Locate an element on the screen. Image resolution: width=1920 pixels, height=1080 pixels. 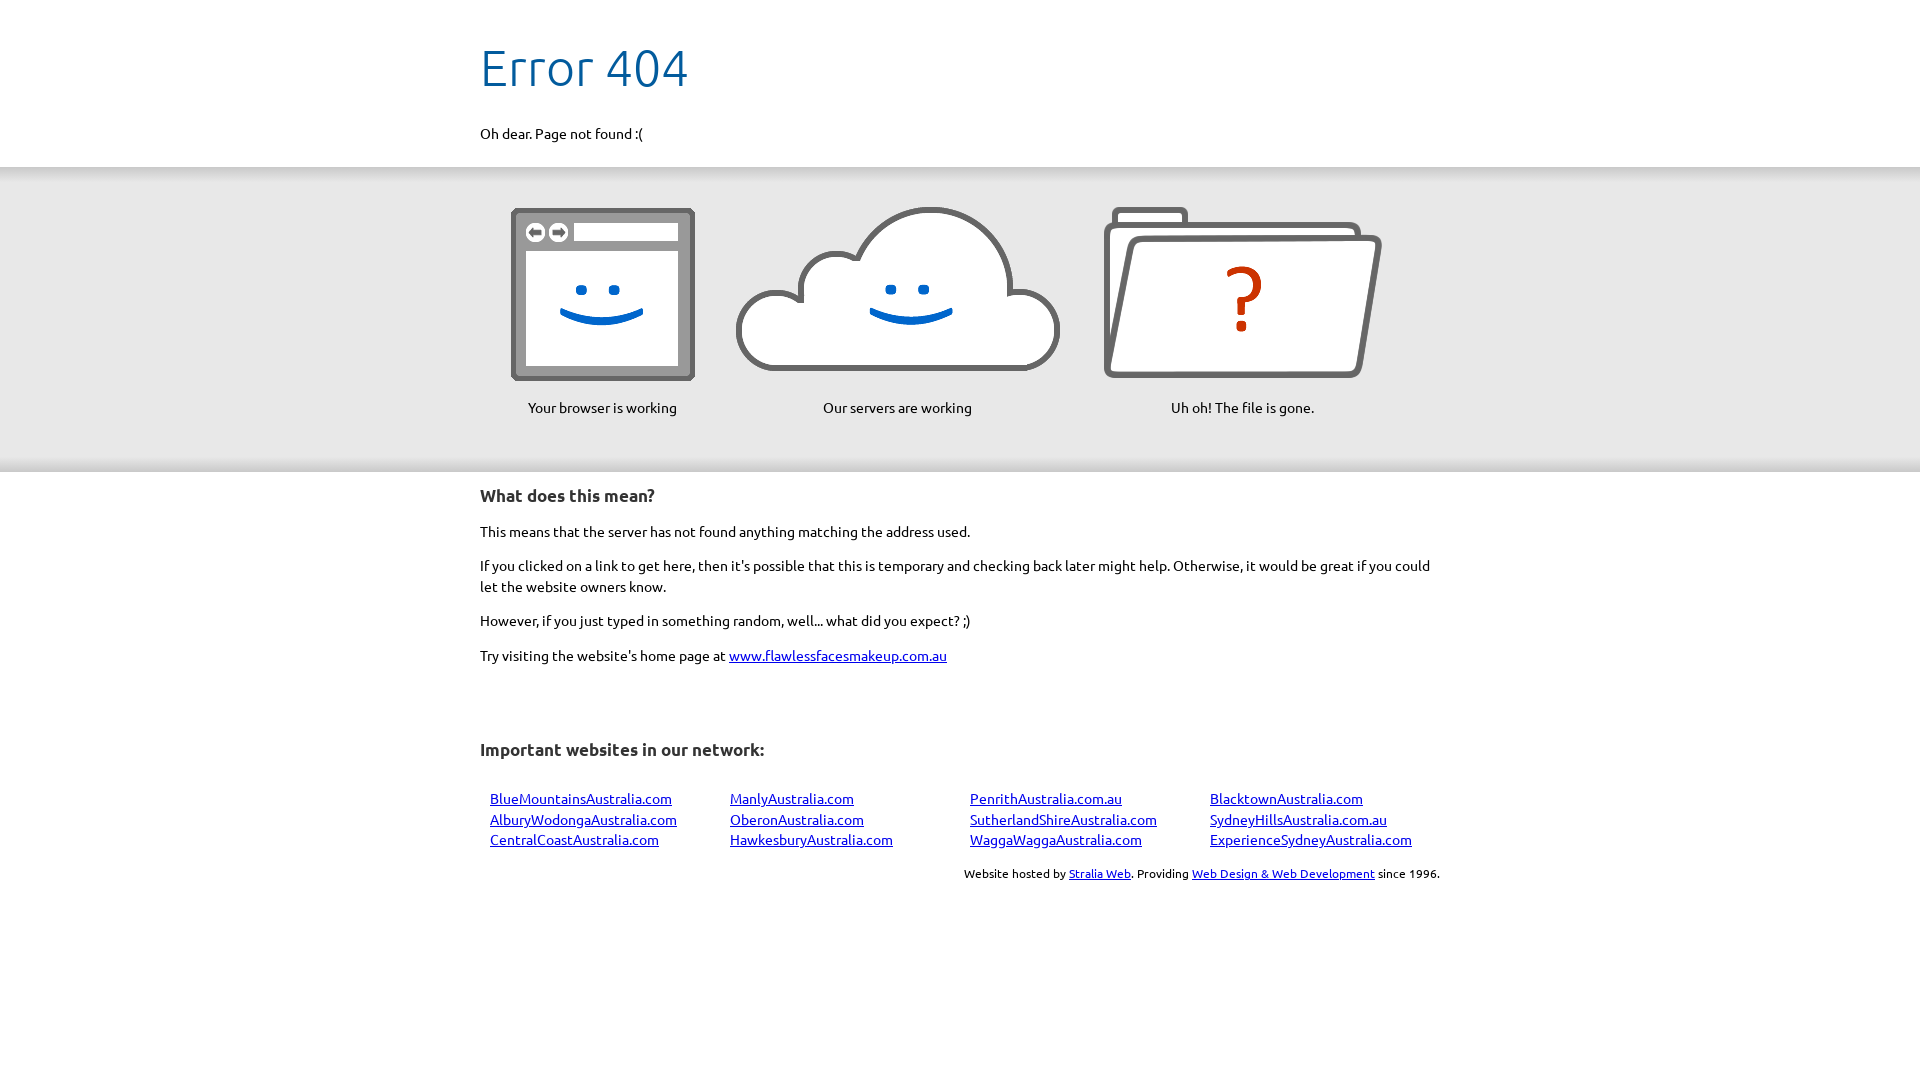
'SutherlandShireAustralia.com' is located at coordinates (969, 818).